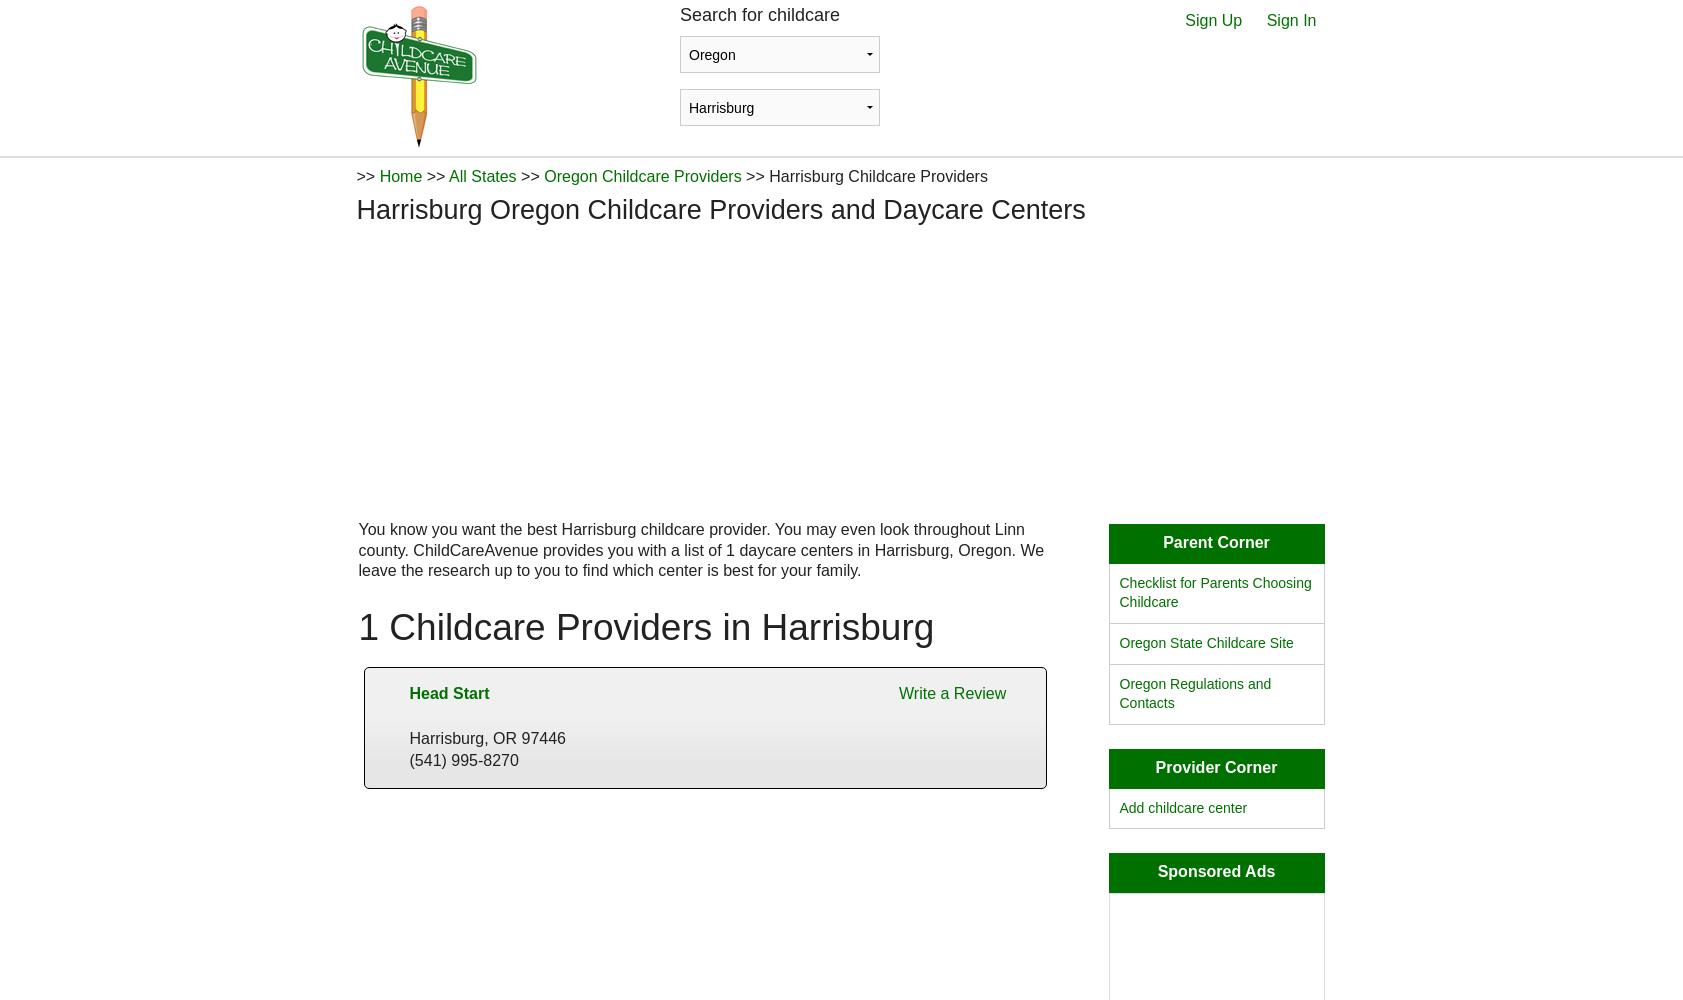 The height and width of the screenshot is (1000, 1683). Describe the element at coordinates (760, 150) in the screenshot. I see `'Login with Facebook'` at that location.